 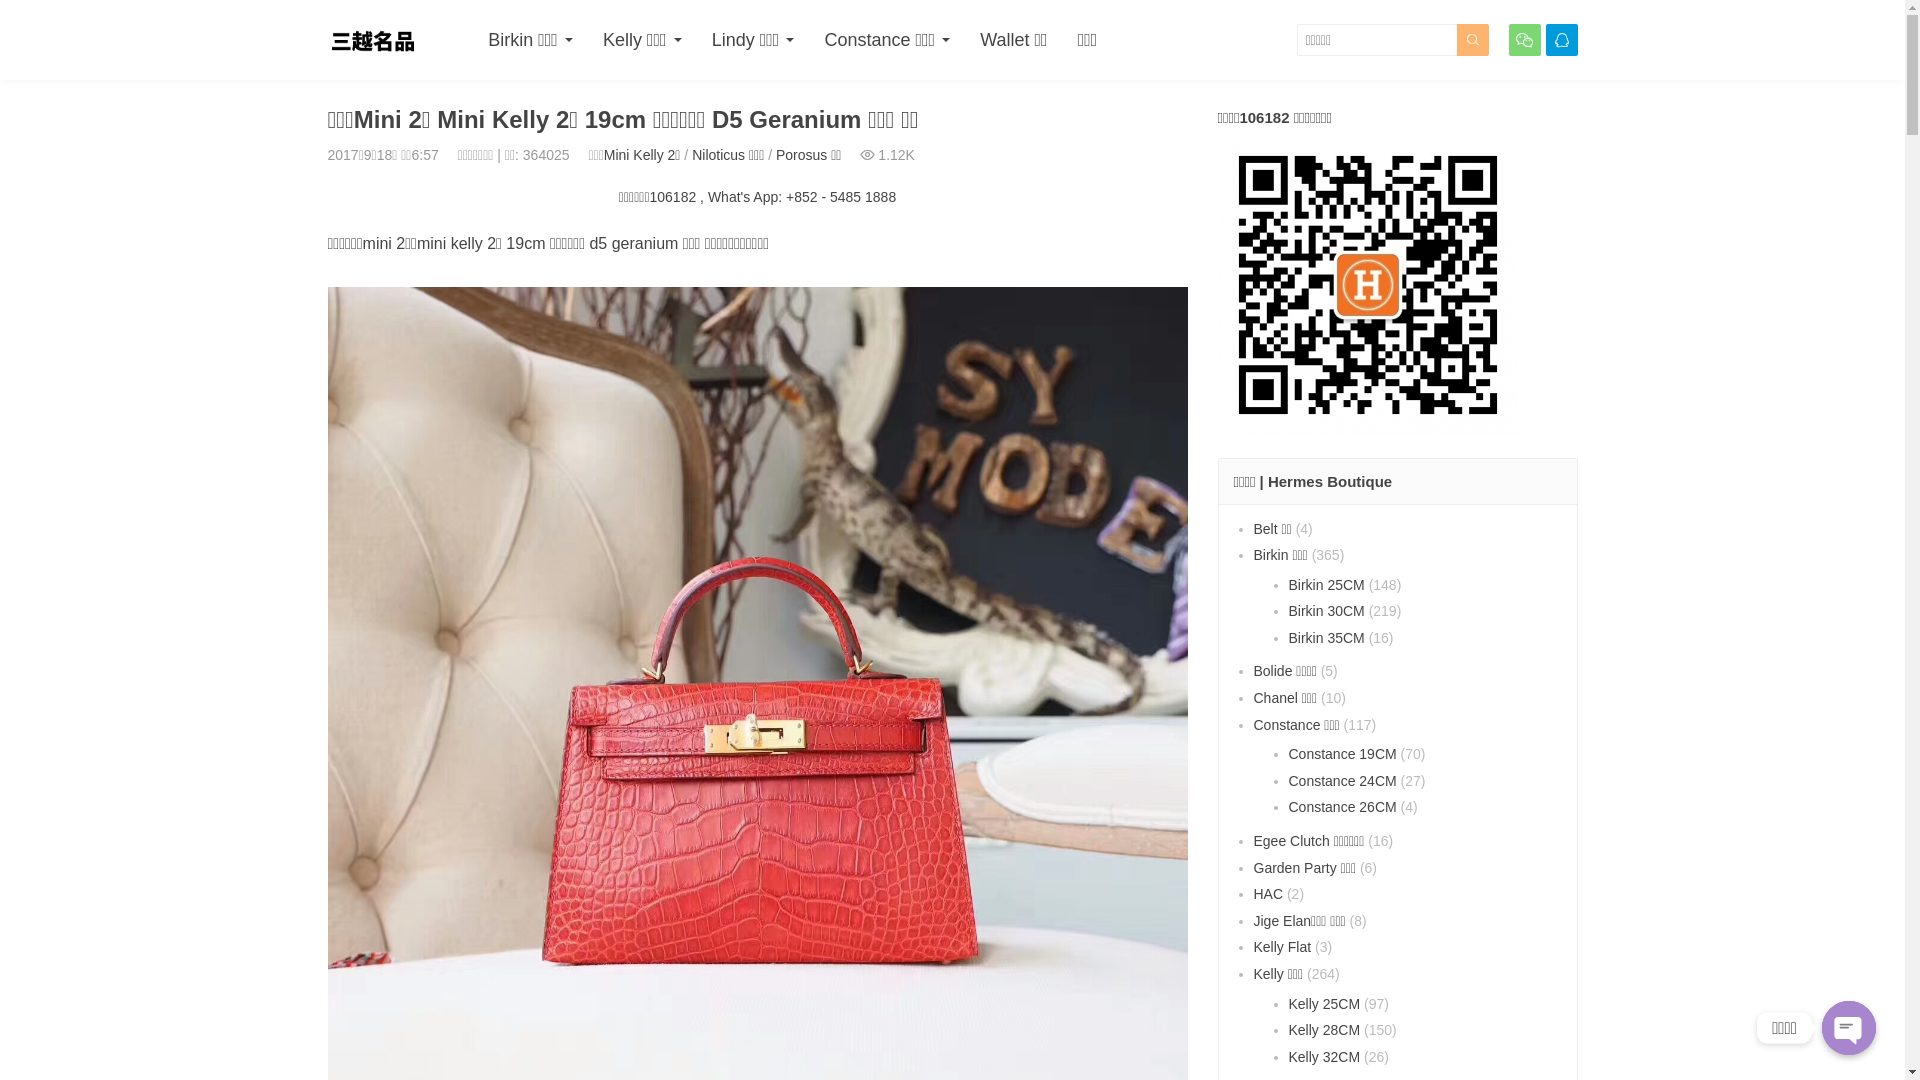 What do you see at coordinates (1324, 1003) in the screenshot?
I see `'Kelly 25CM'` at bounding box center [1324, 1003].